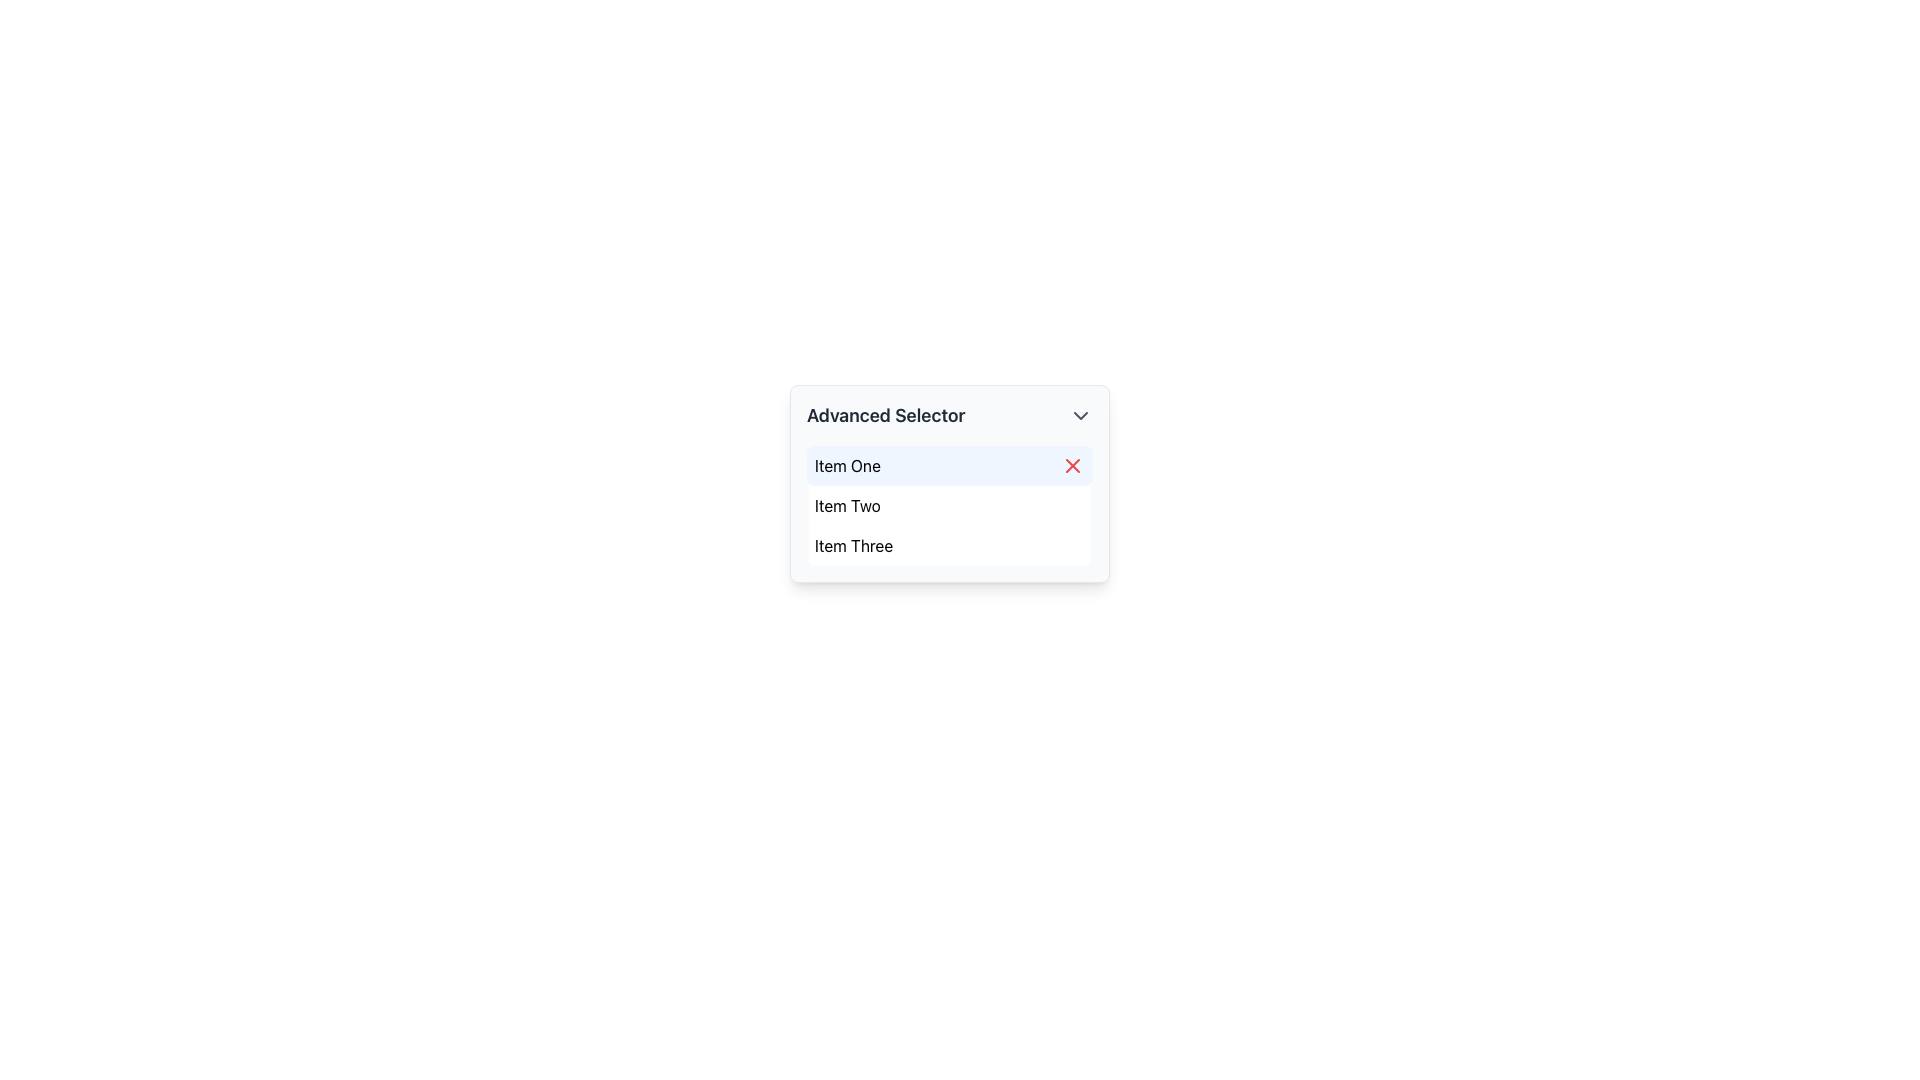 This screenshot has width=1920, height=1080. What do you see at coordinates (949, 415) in the screenshot?
I see `the Dropdown Header element to interact with the options available in the dropdown menu` at bounding box center [949, 415].